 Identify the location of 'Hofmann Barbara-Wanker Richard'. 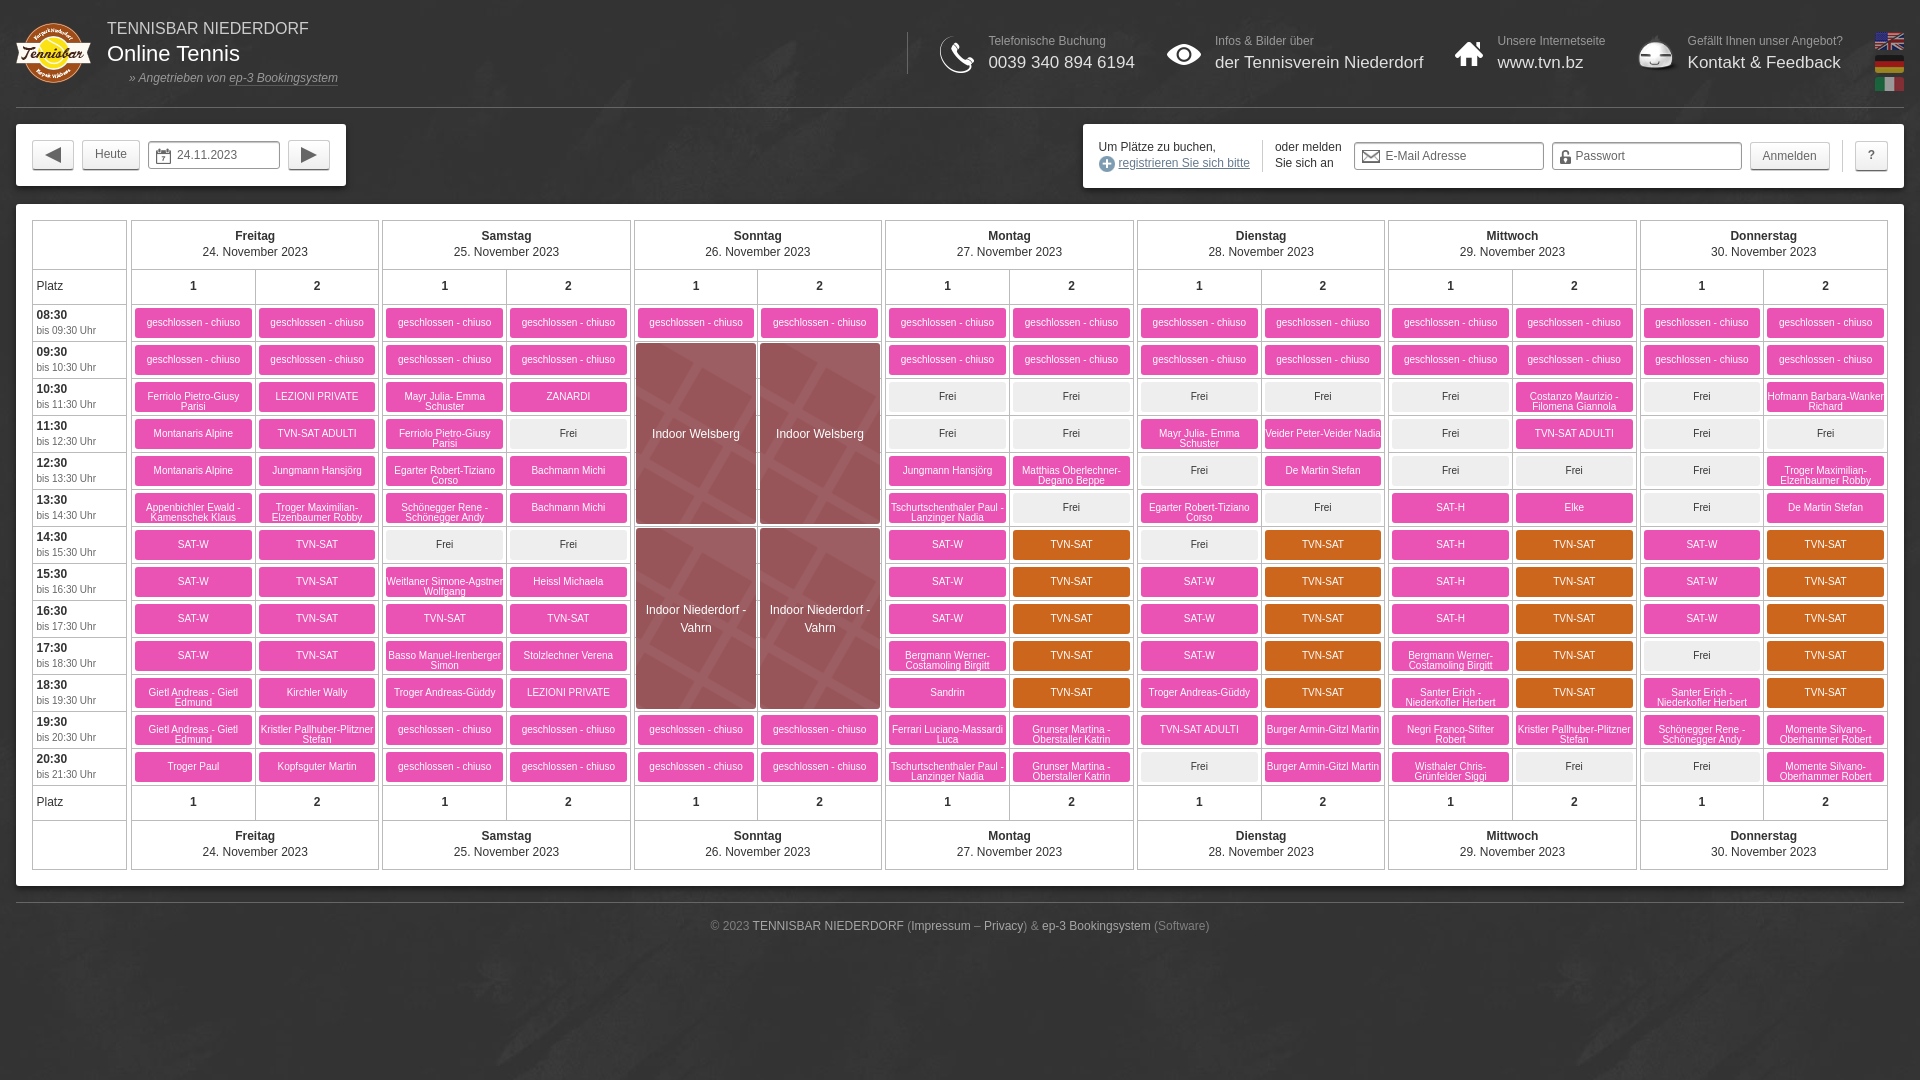
(1766, 397).